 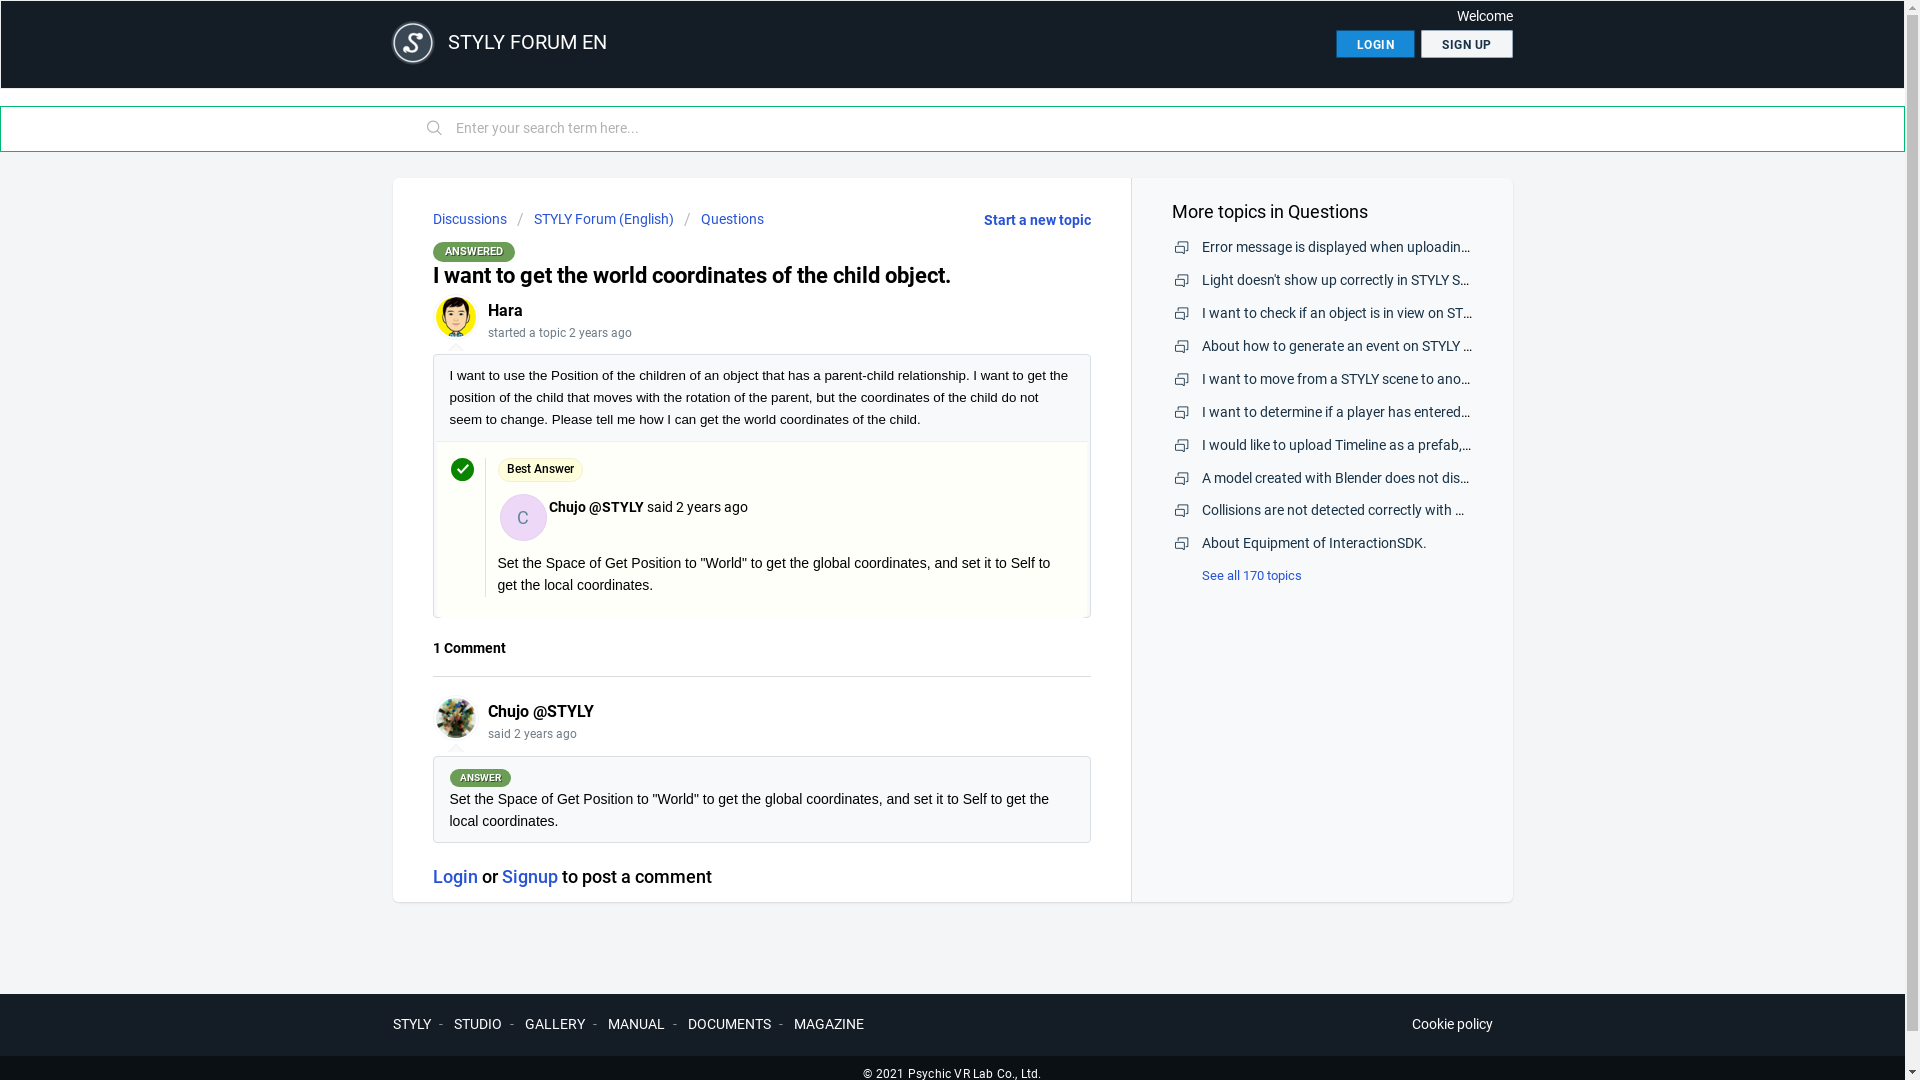 I want to click on 'DOCUMENTS', so click(x=728, y=1023).